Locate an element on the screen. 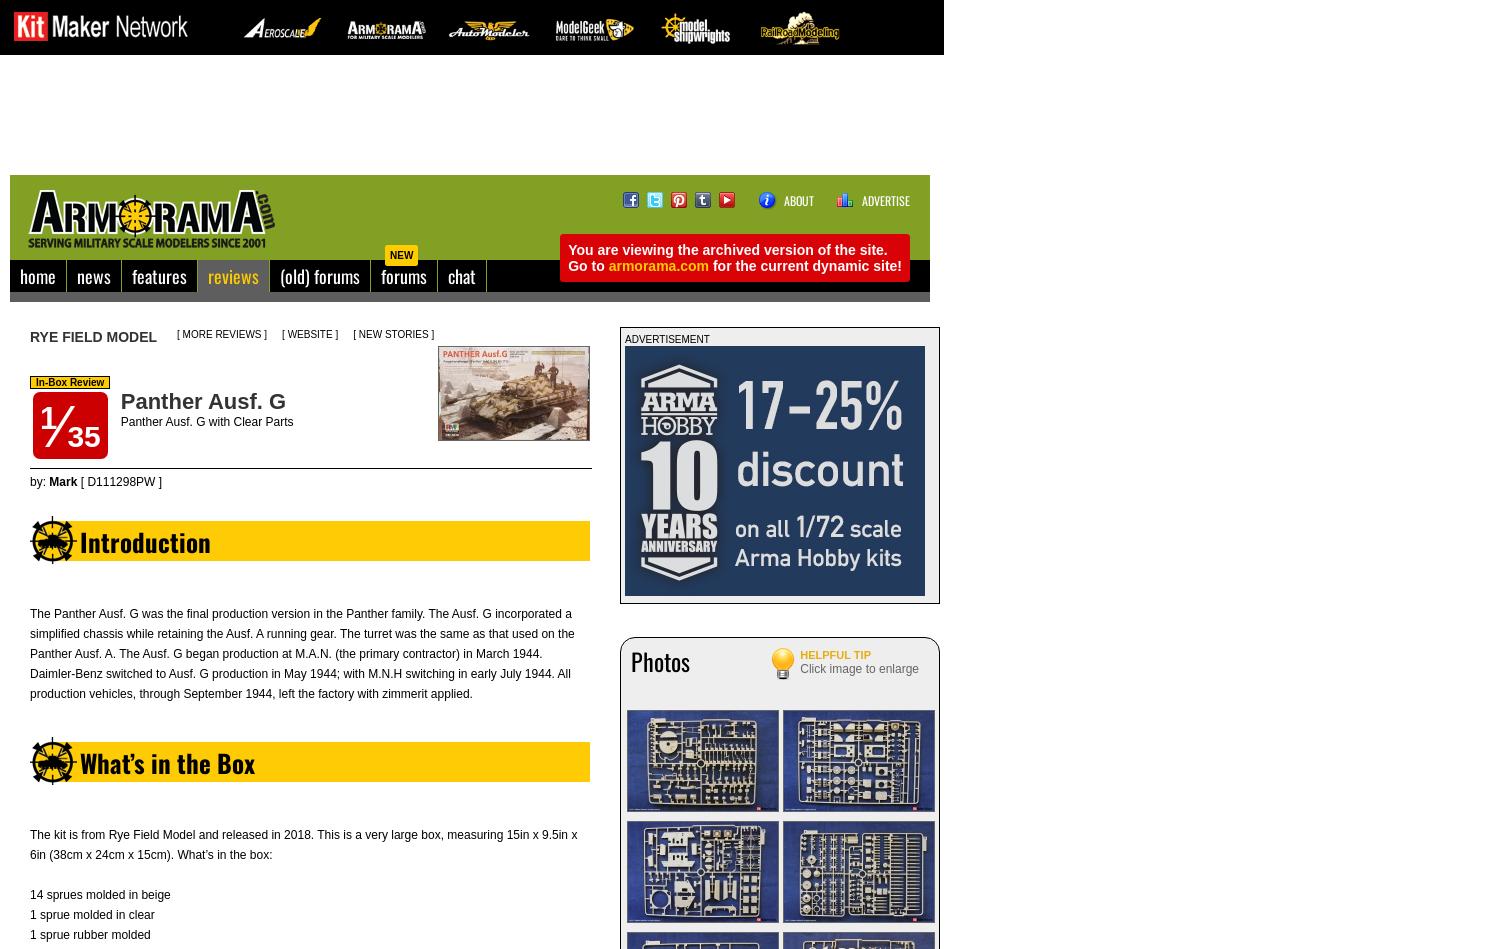 The height and width of the screenshot is (949, 1500). 'RYE FIELD MODEL' is located at coordinates (92, 336).